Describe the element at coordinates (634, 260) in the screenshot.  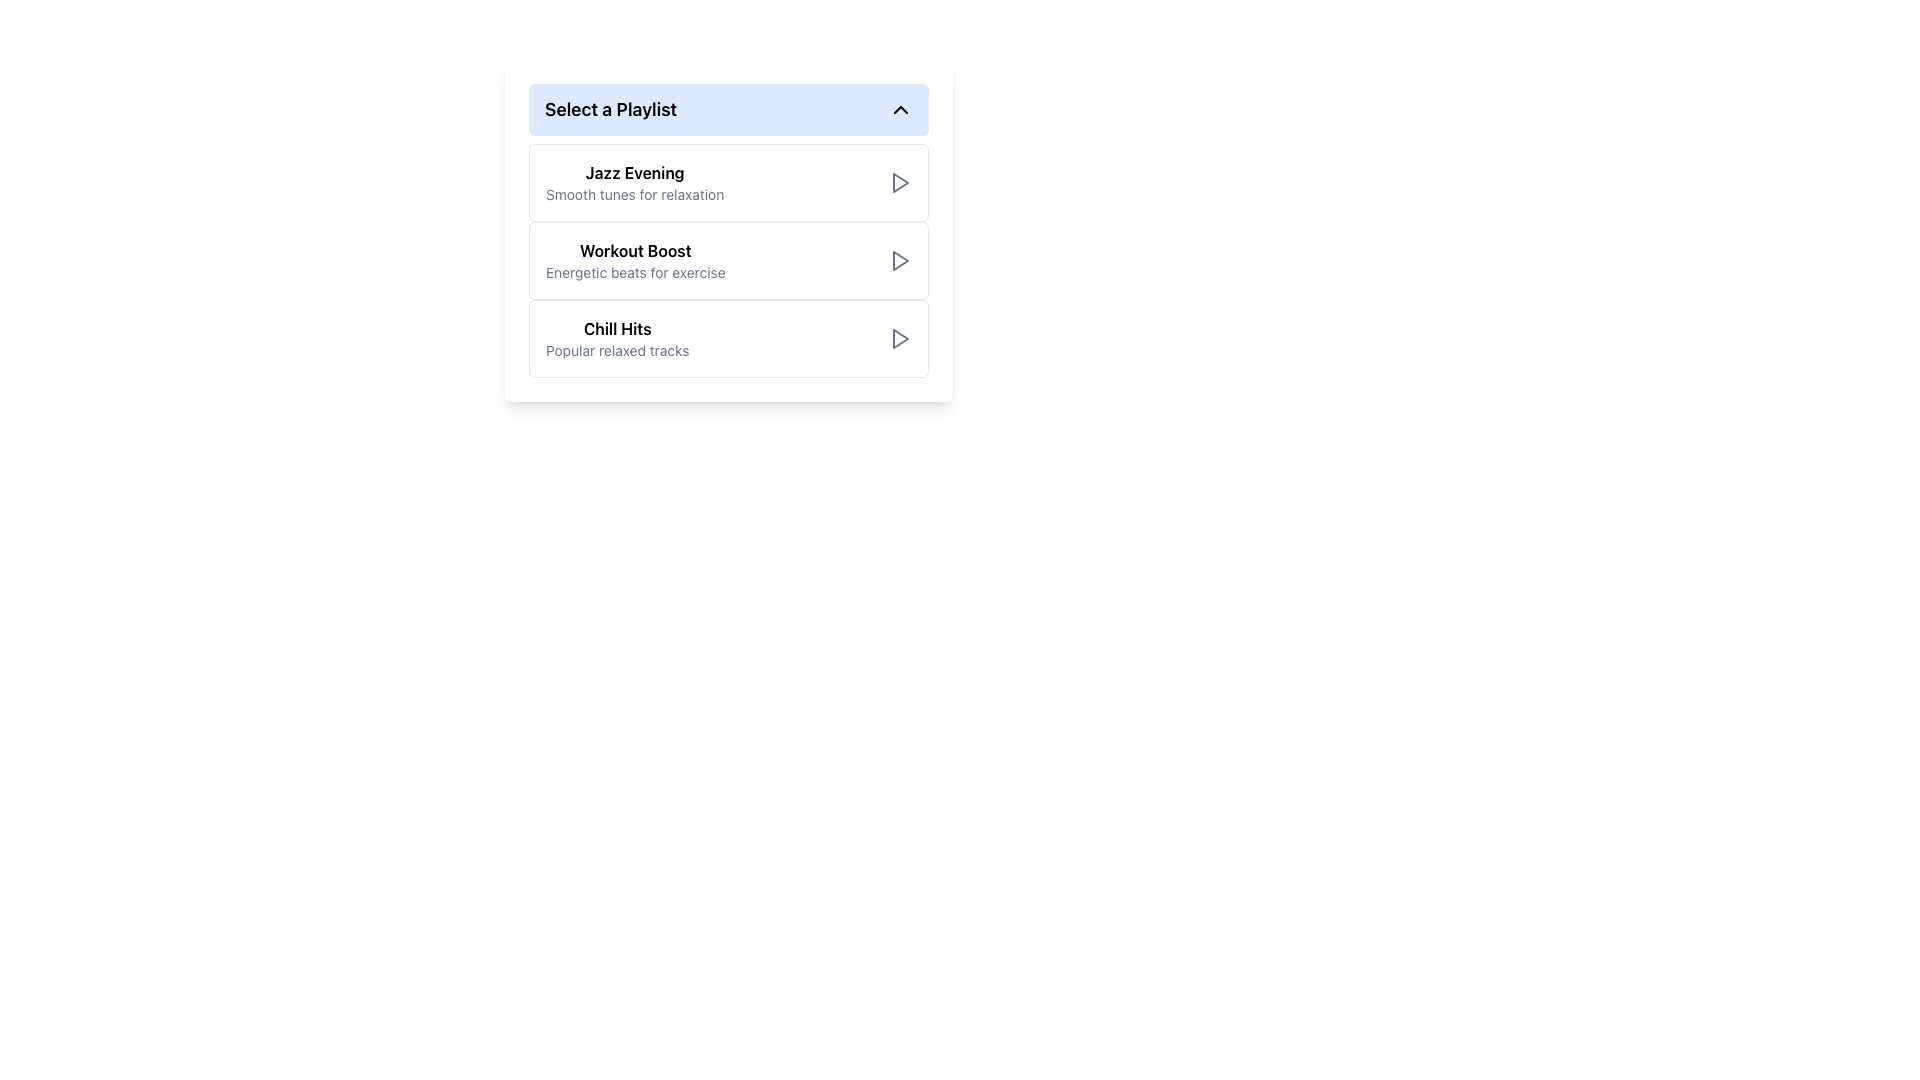
I see `the list item titled 'Workout Boost'` at that location.